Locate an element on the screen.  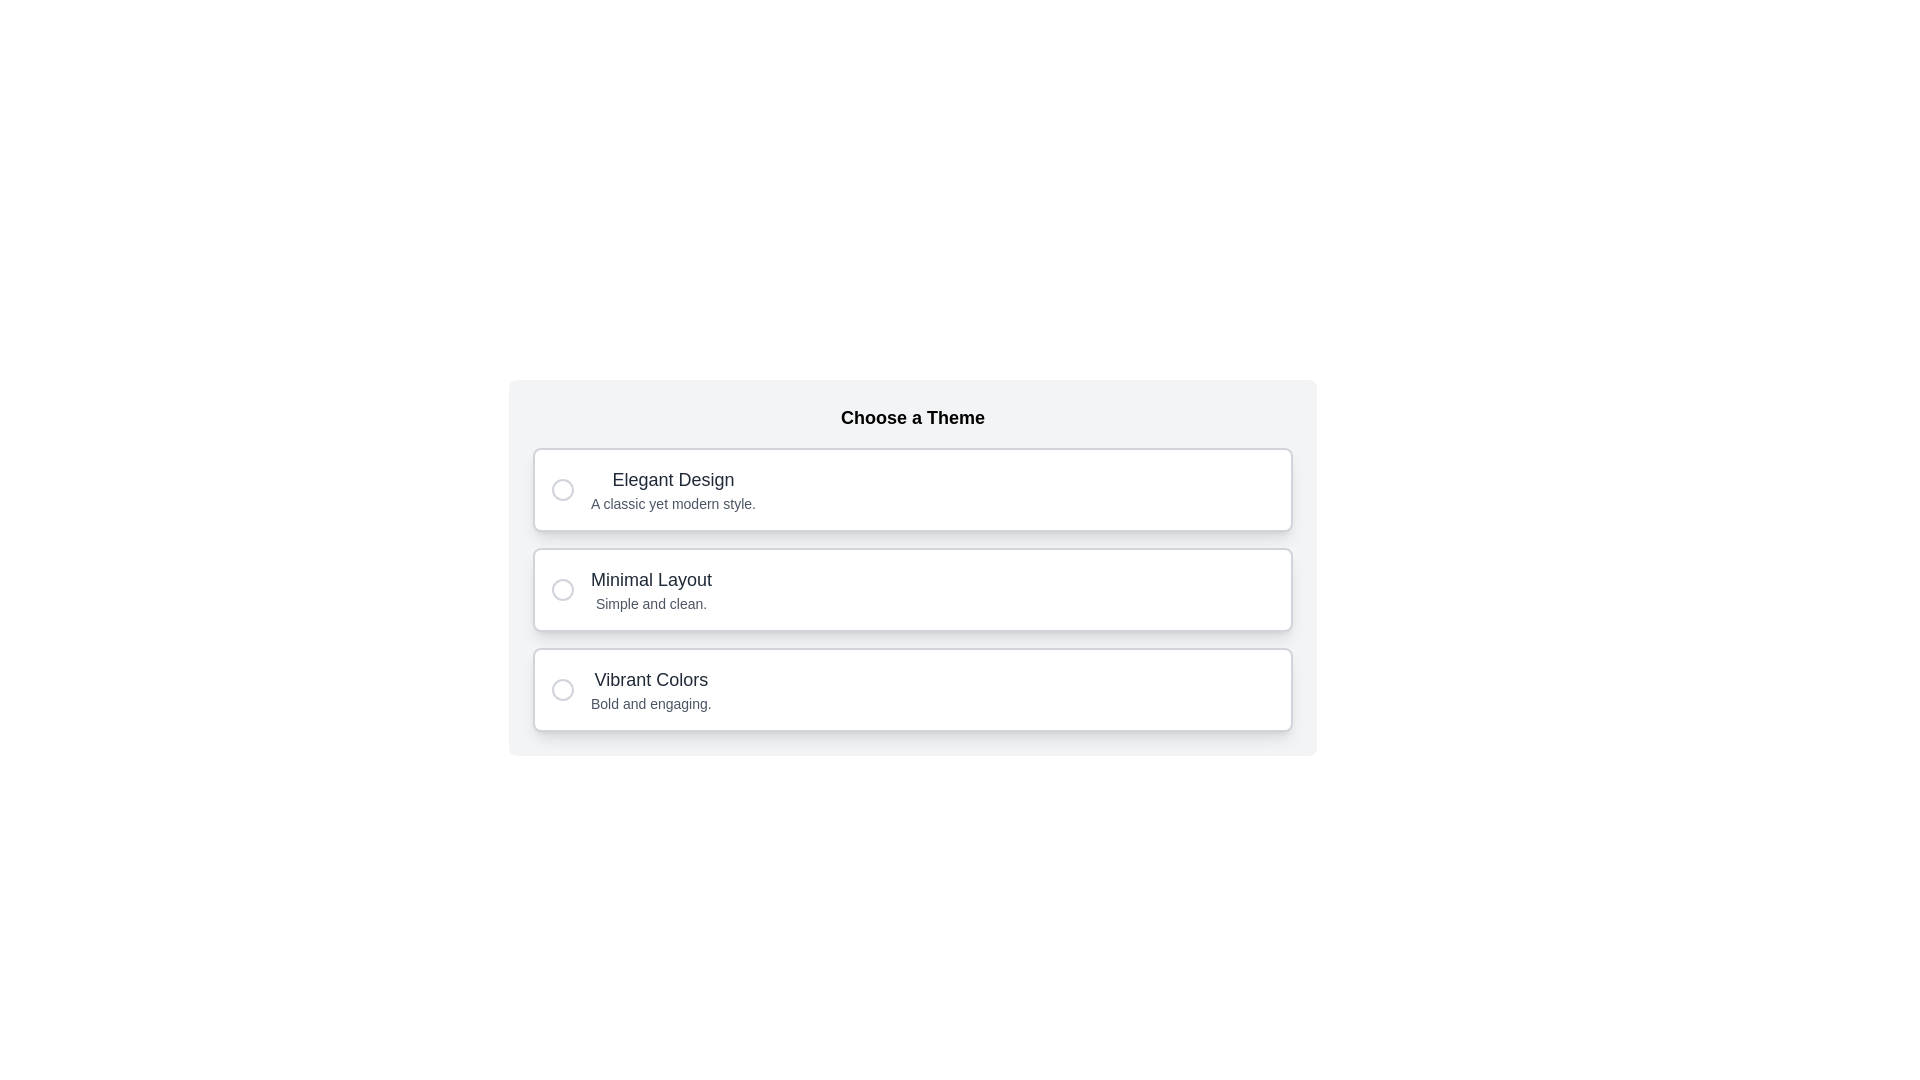
the circular icon styled as an outlined circle located to the left of the 'Vibrant Colors' text in the theme selection options is located at coordinates (561, 689).